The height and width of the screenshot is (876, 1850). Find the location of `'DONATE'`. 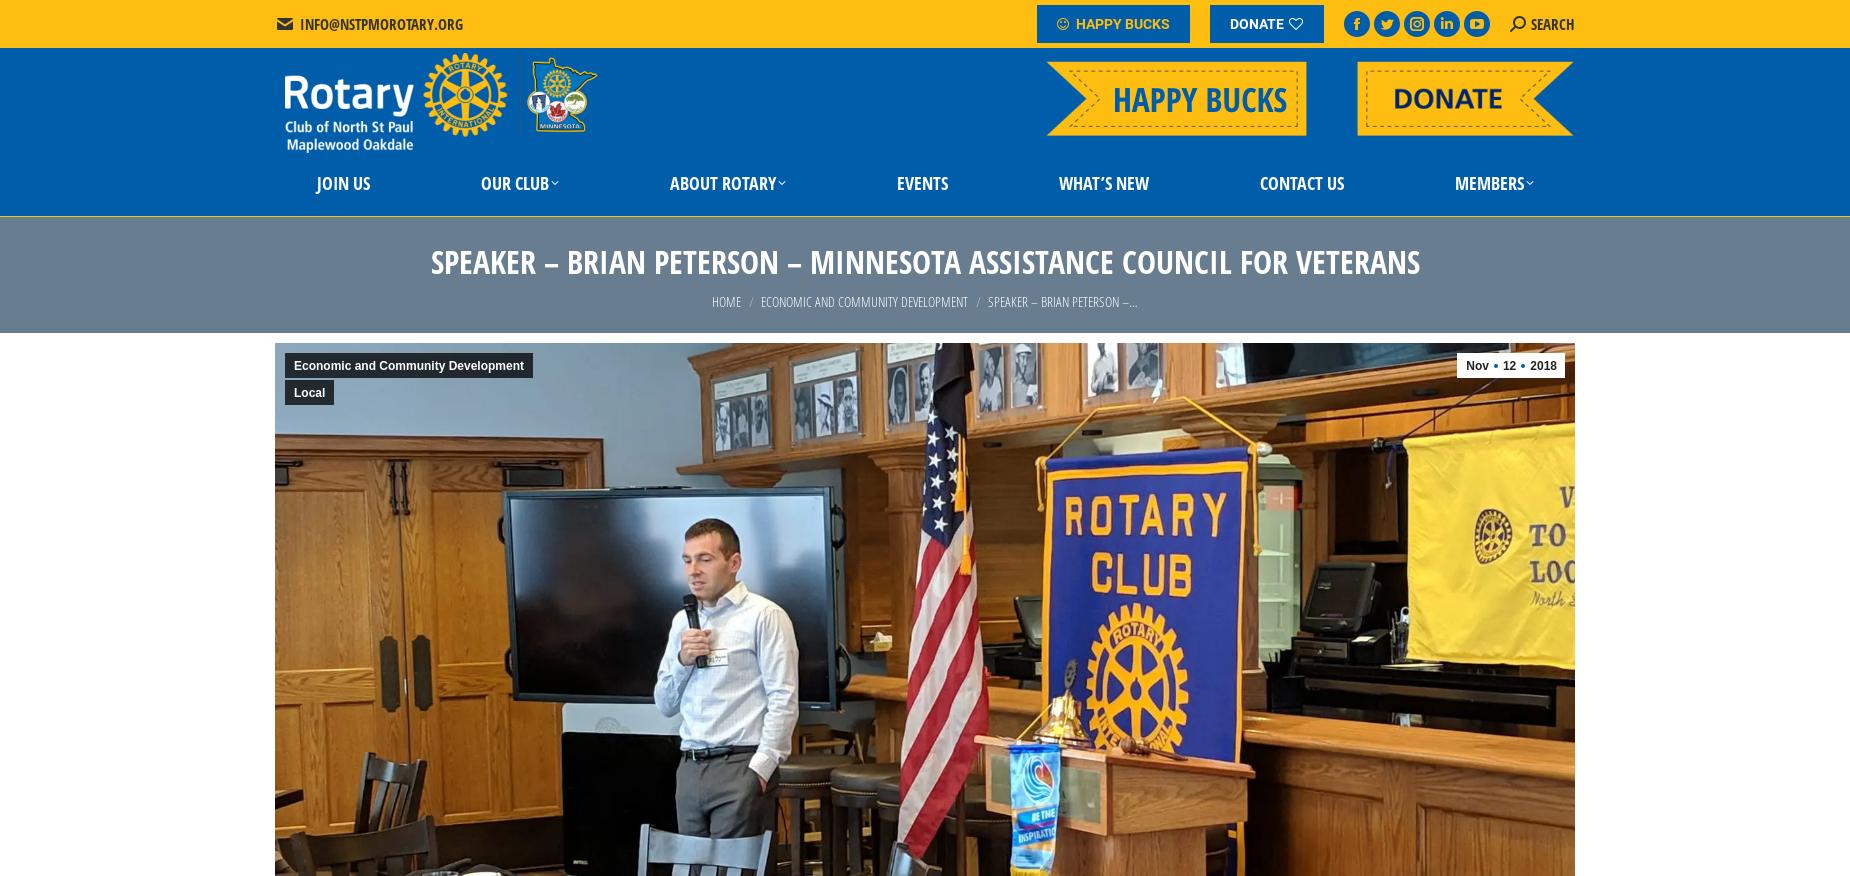

'DONATE' is located at coordinates (1254, 23).